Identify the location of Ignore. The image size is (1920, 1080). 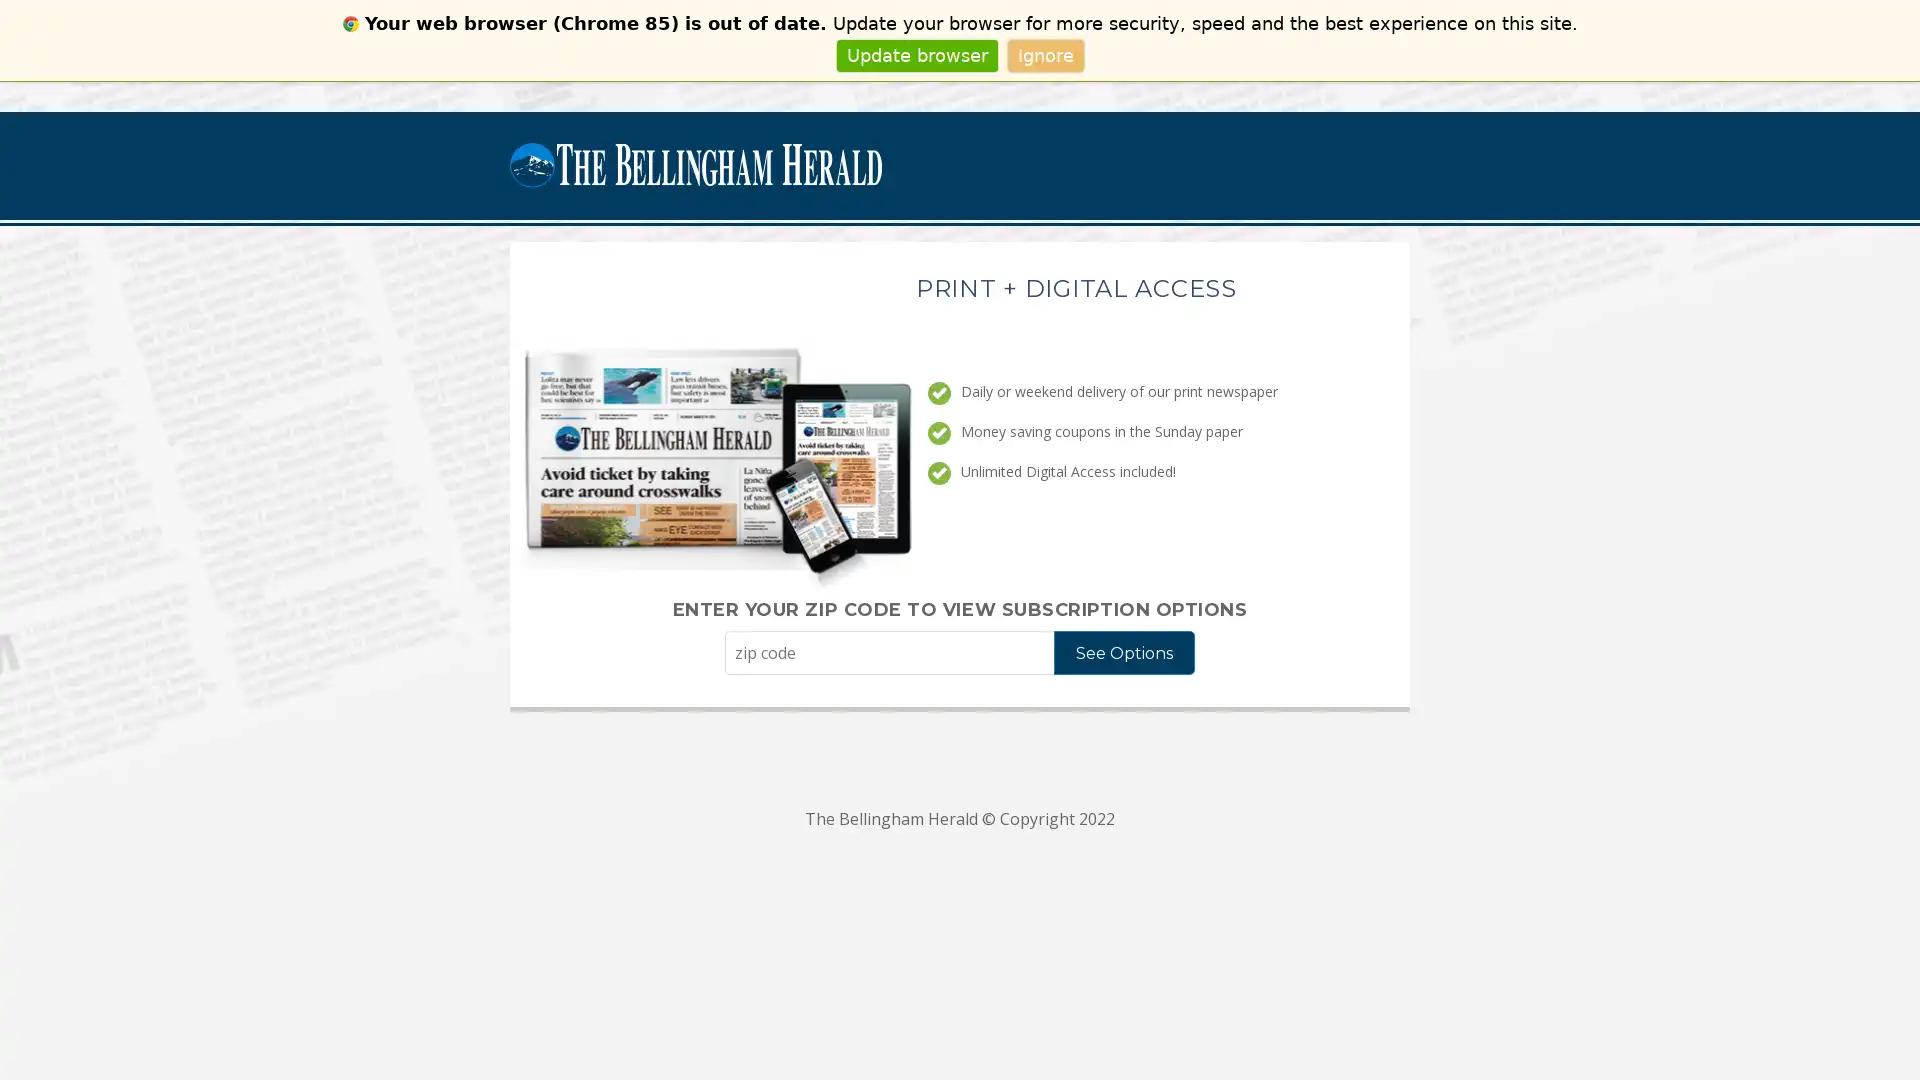
(1044, 54).